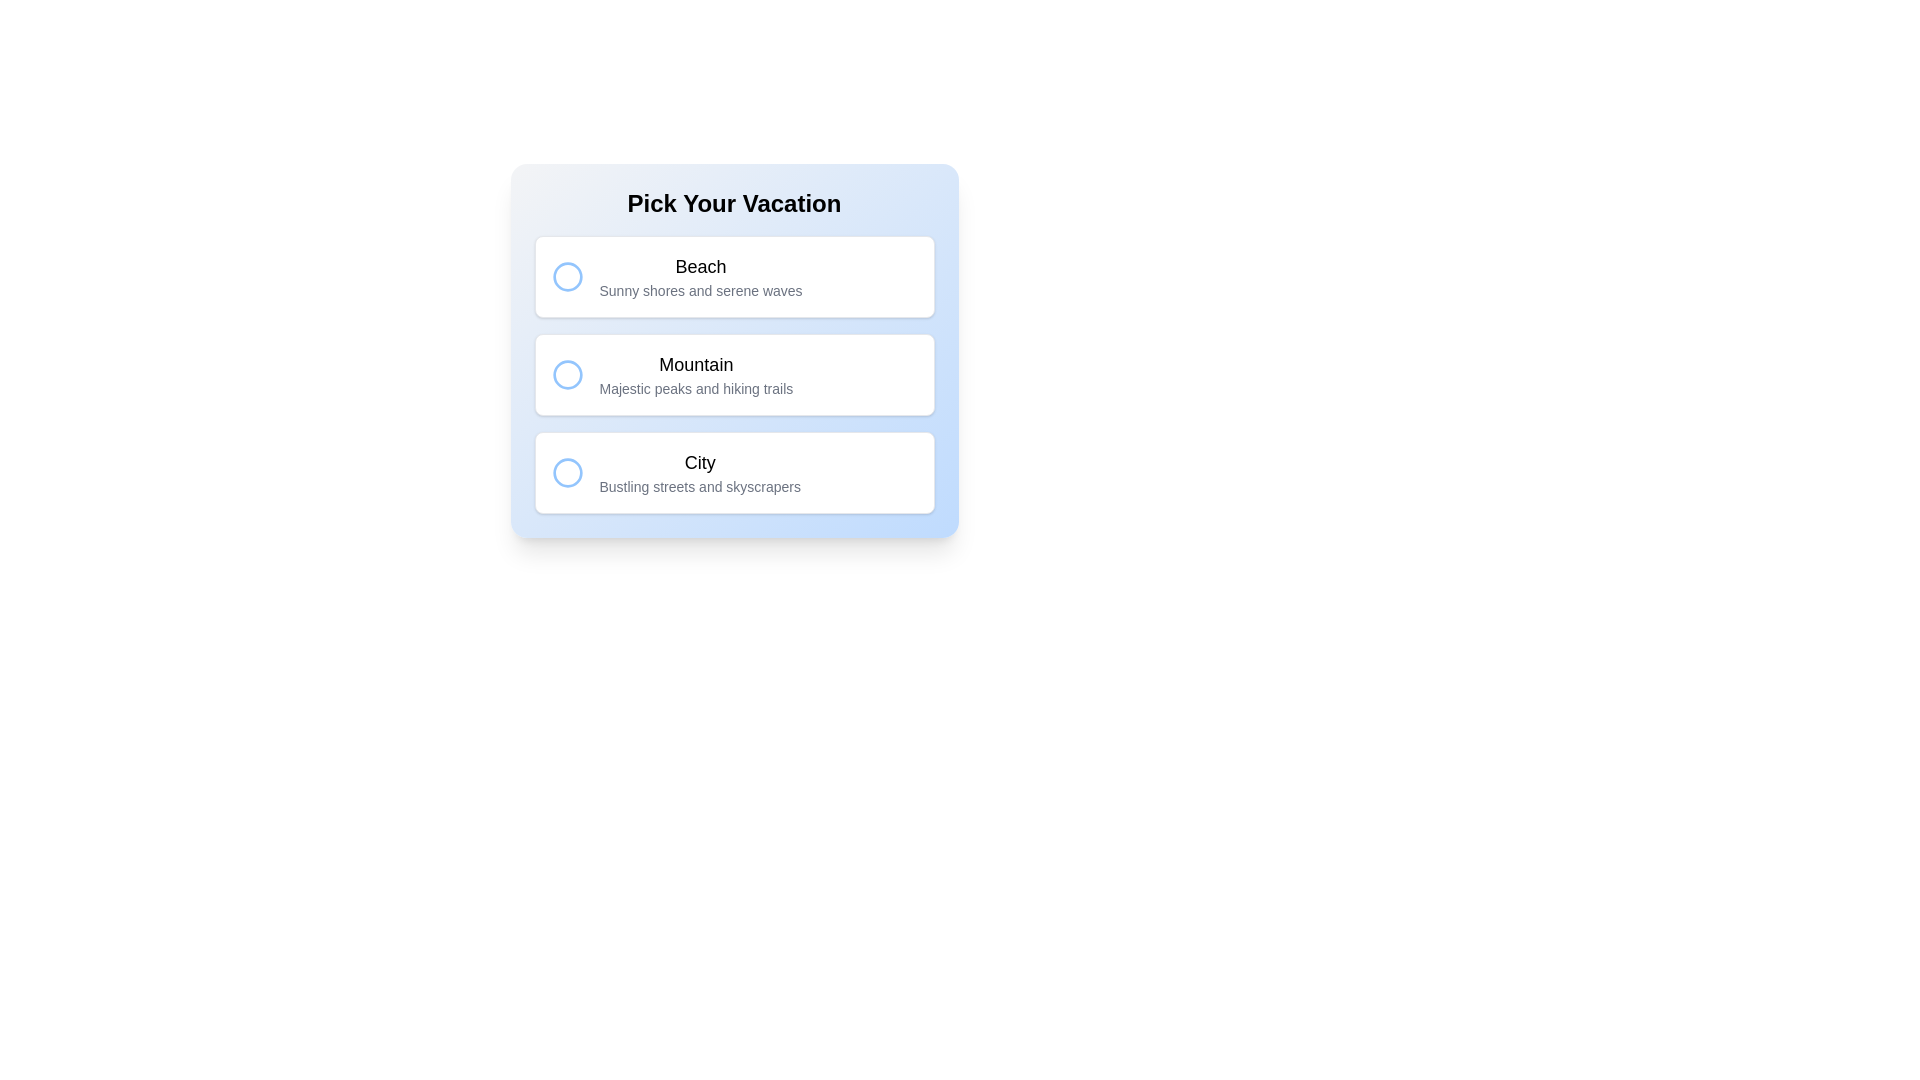 The height and width of the screenshot is (1080, 1920). Describe the element at coordinates (696, 374) in the screenshot. I see `the descriptive label for the 'Mountain' option, which is the second item in a vertically aligned list within a card component, located below the 'Beach' option and above the 'City' option` at that location.